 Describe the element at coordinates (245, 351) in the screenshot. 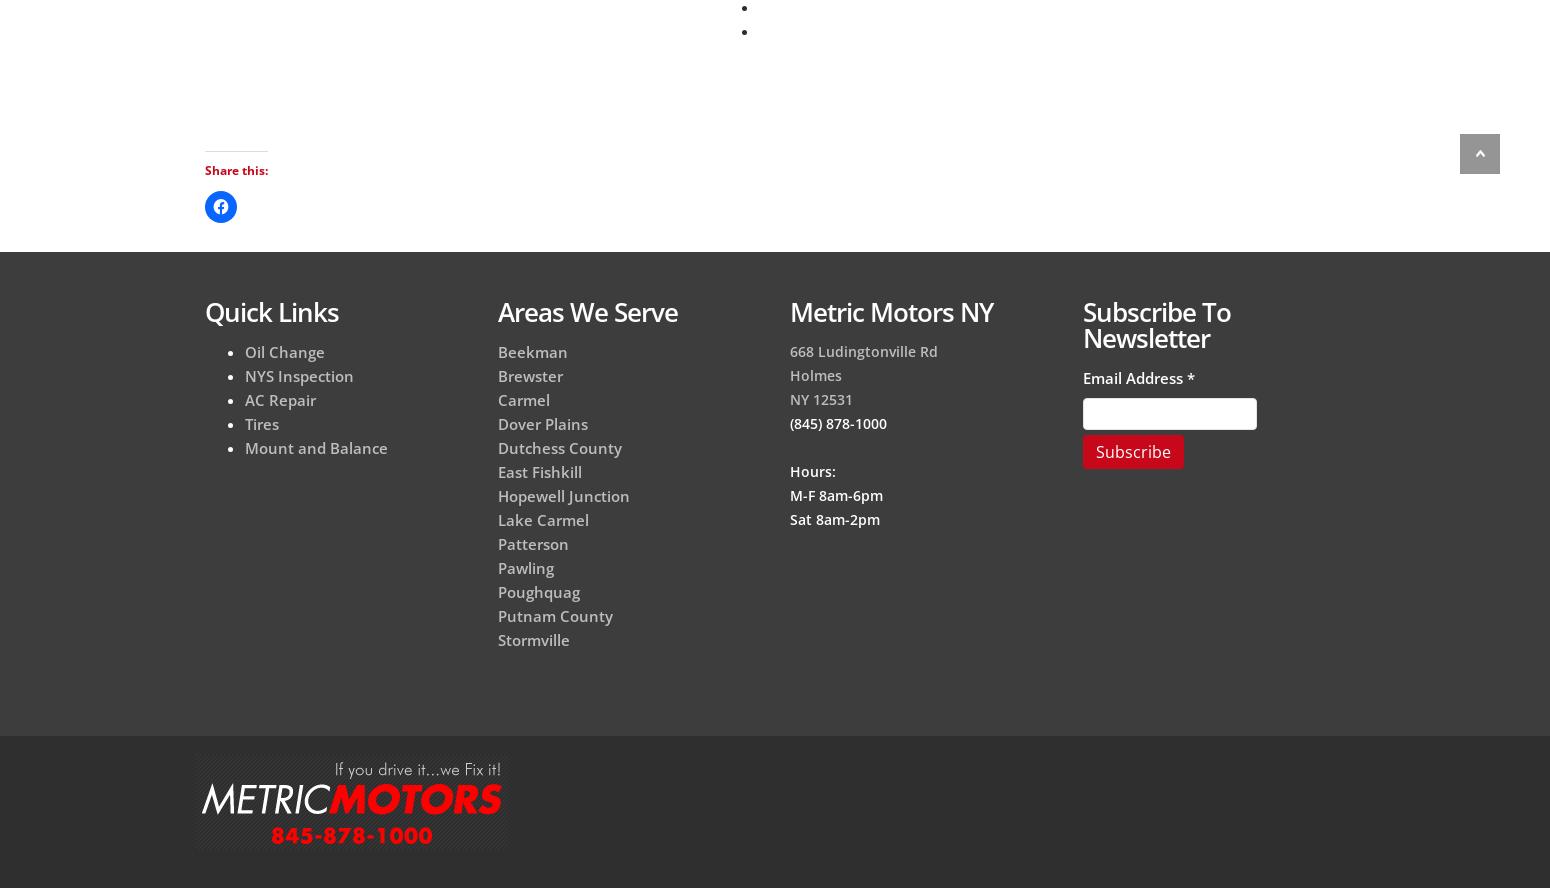

I see `'Oil Change'` at that location.